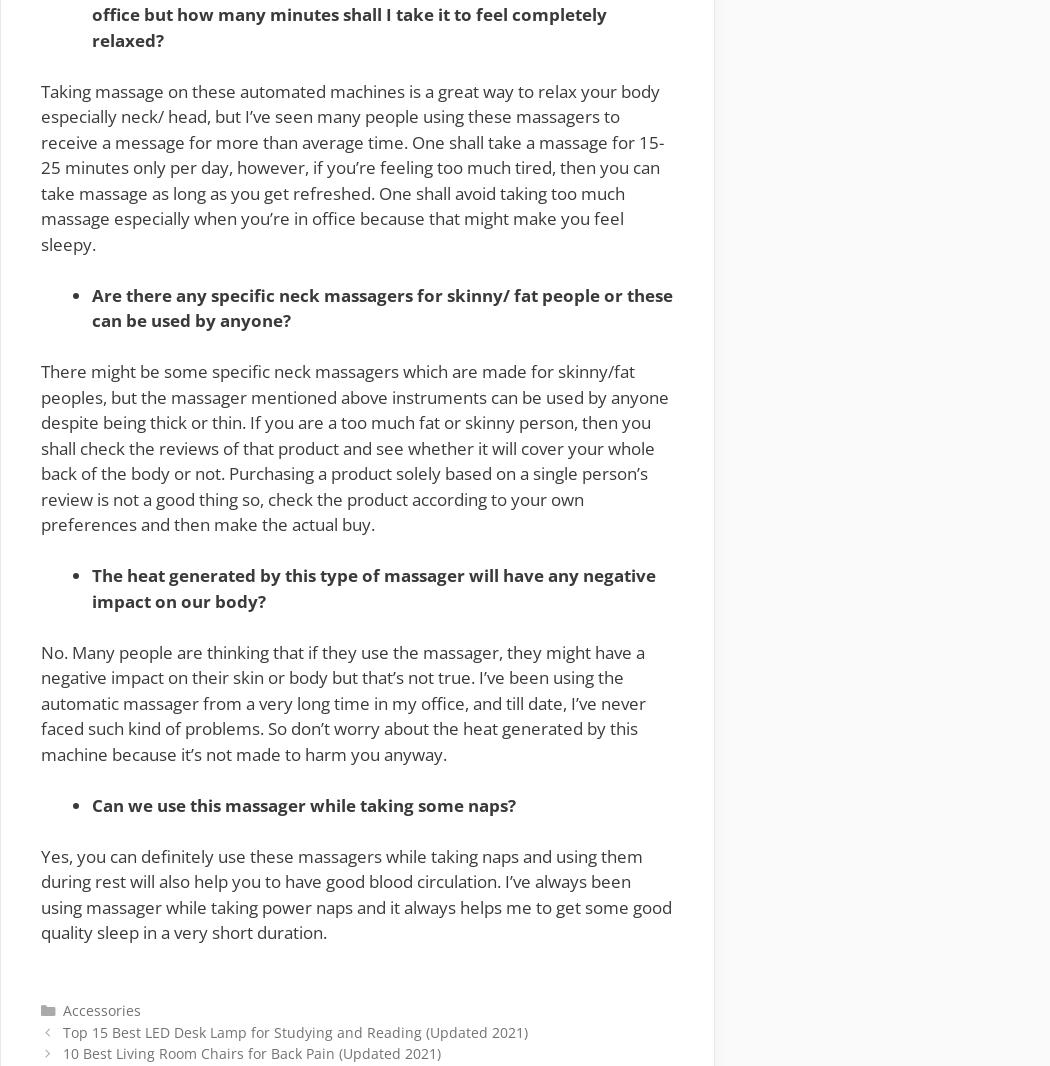 The image size is (1050, 1066). What do you see at coordinates (101, 1009) in the screenshot?
I see `'Accessories'` at bounding box center [101, 1009].